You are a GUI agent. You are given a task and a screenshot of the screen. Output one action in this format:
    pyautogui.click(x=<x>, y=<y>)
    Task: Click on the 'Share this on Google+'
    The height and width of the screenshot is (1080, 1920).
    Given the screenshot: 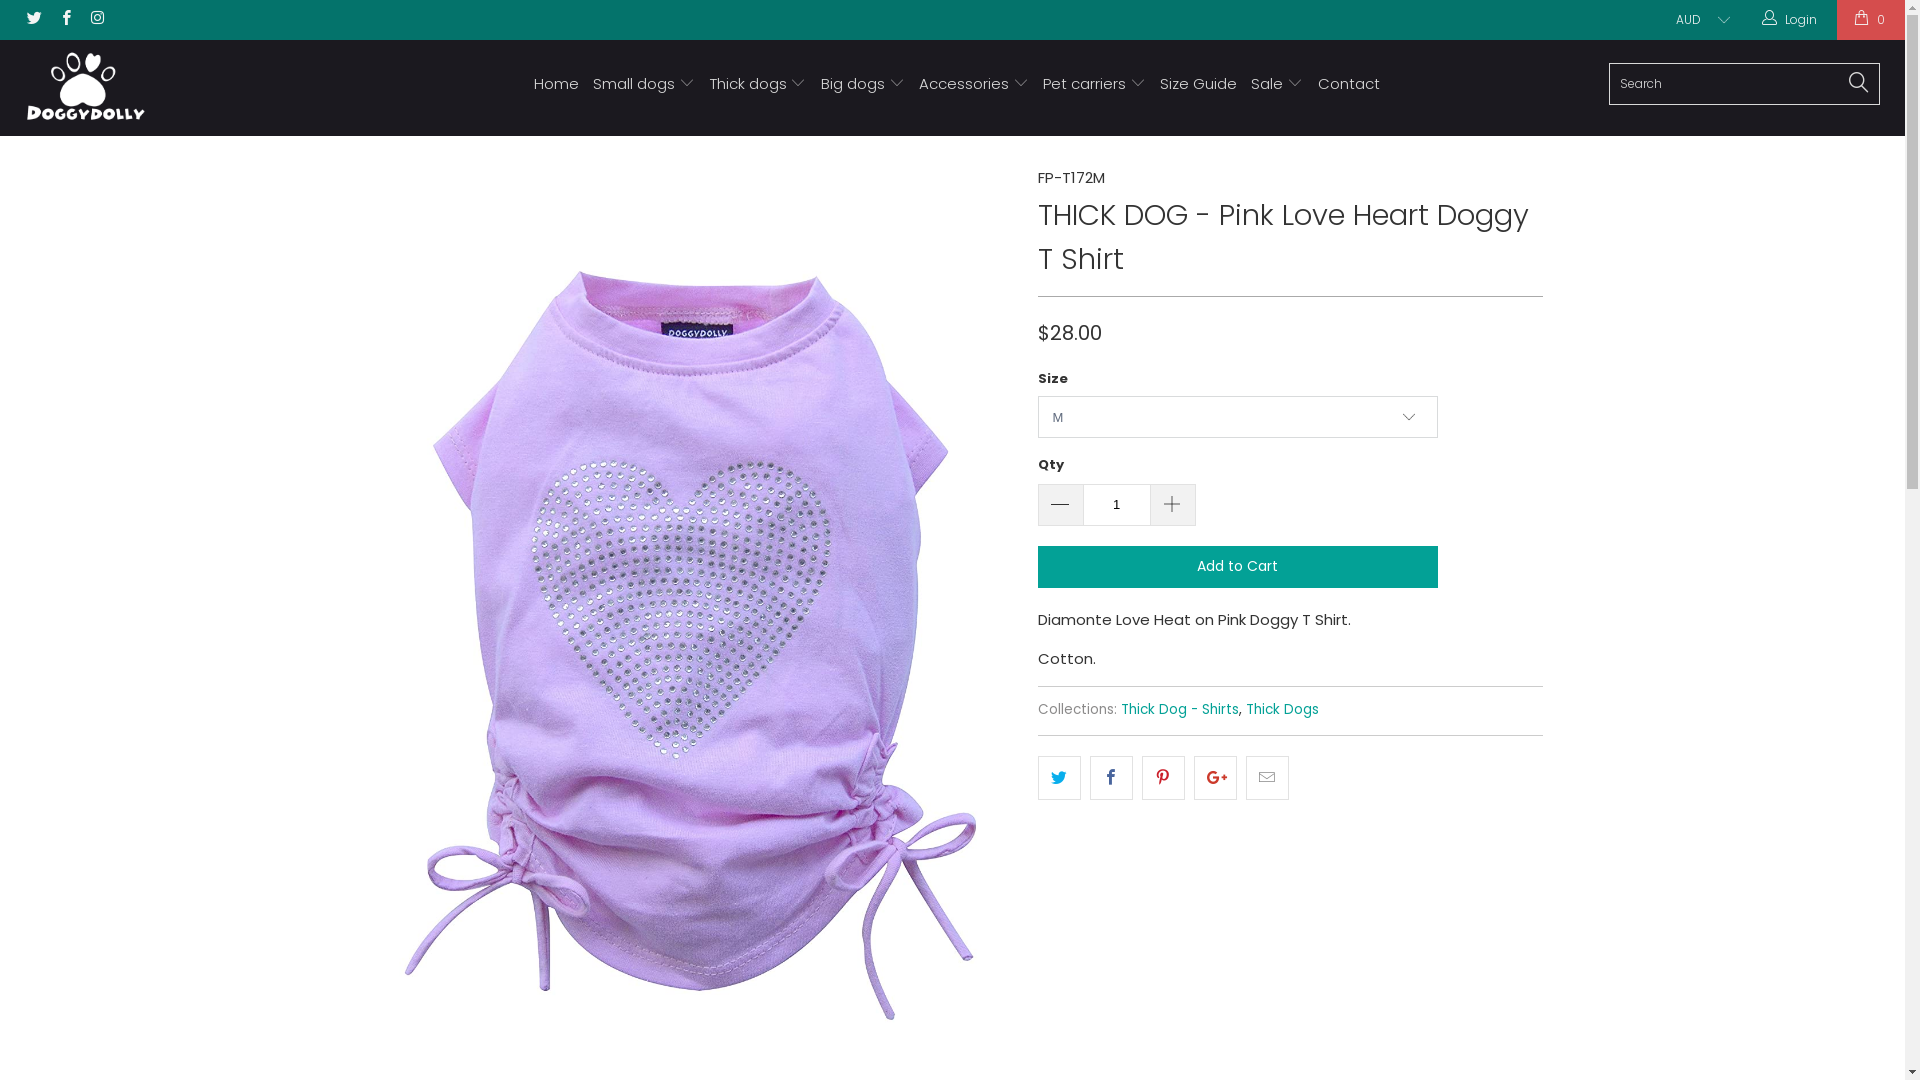 What is the action you would take?
    pyautogui.click(x=1214, y=777)
    